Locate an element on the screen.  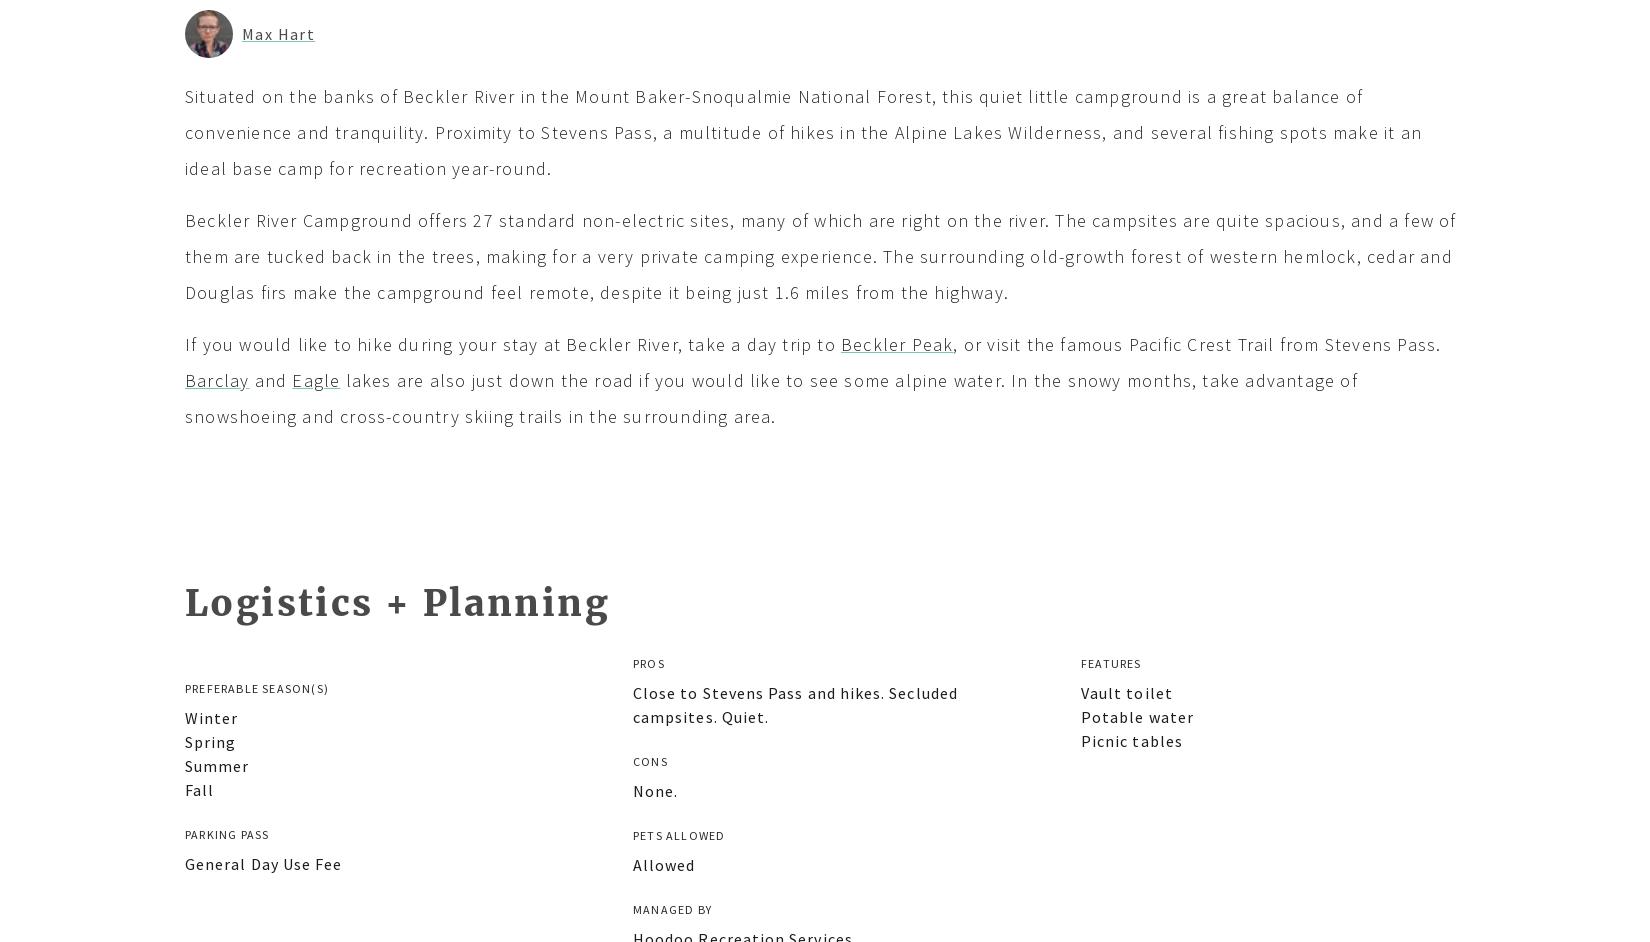
'Allowed' is located at coordinates (631, 864).